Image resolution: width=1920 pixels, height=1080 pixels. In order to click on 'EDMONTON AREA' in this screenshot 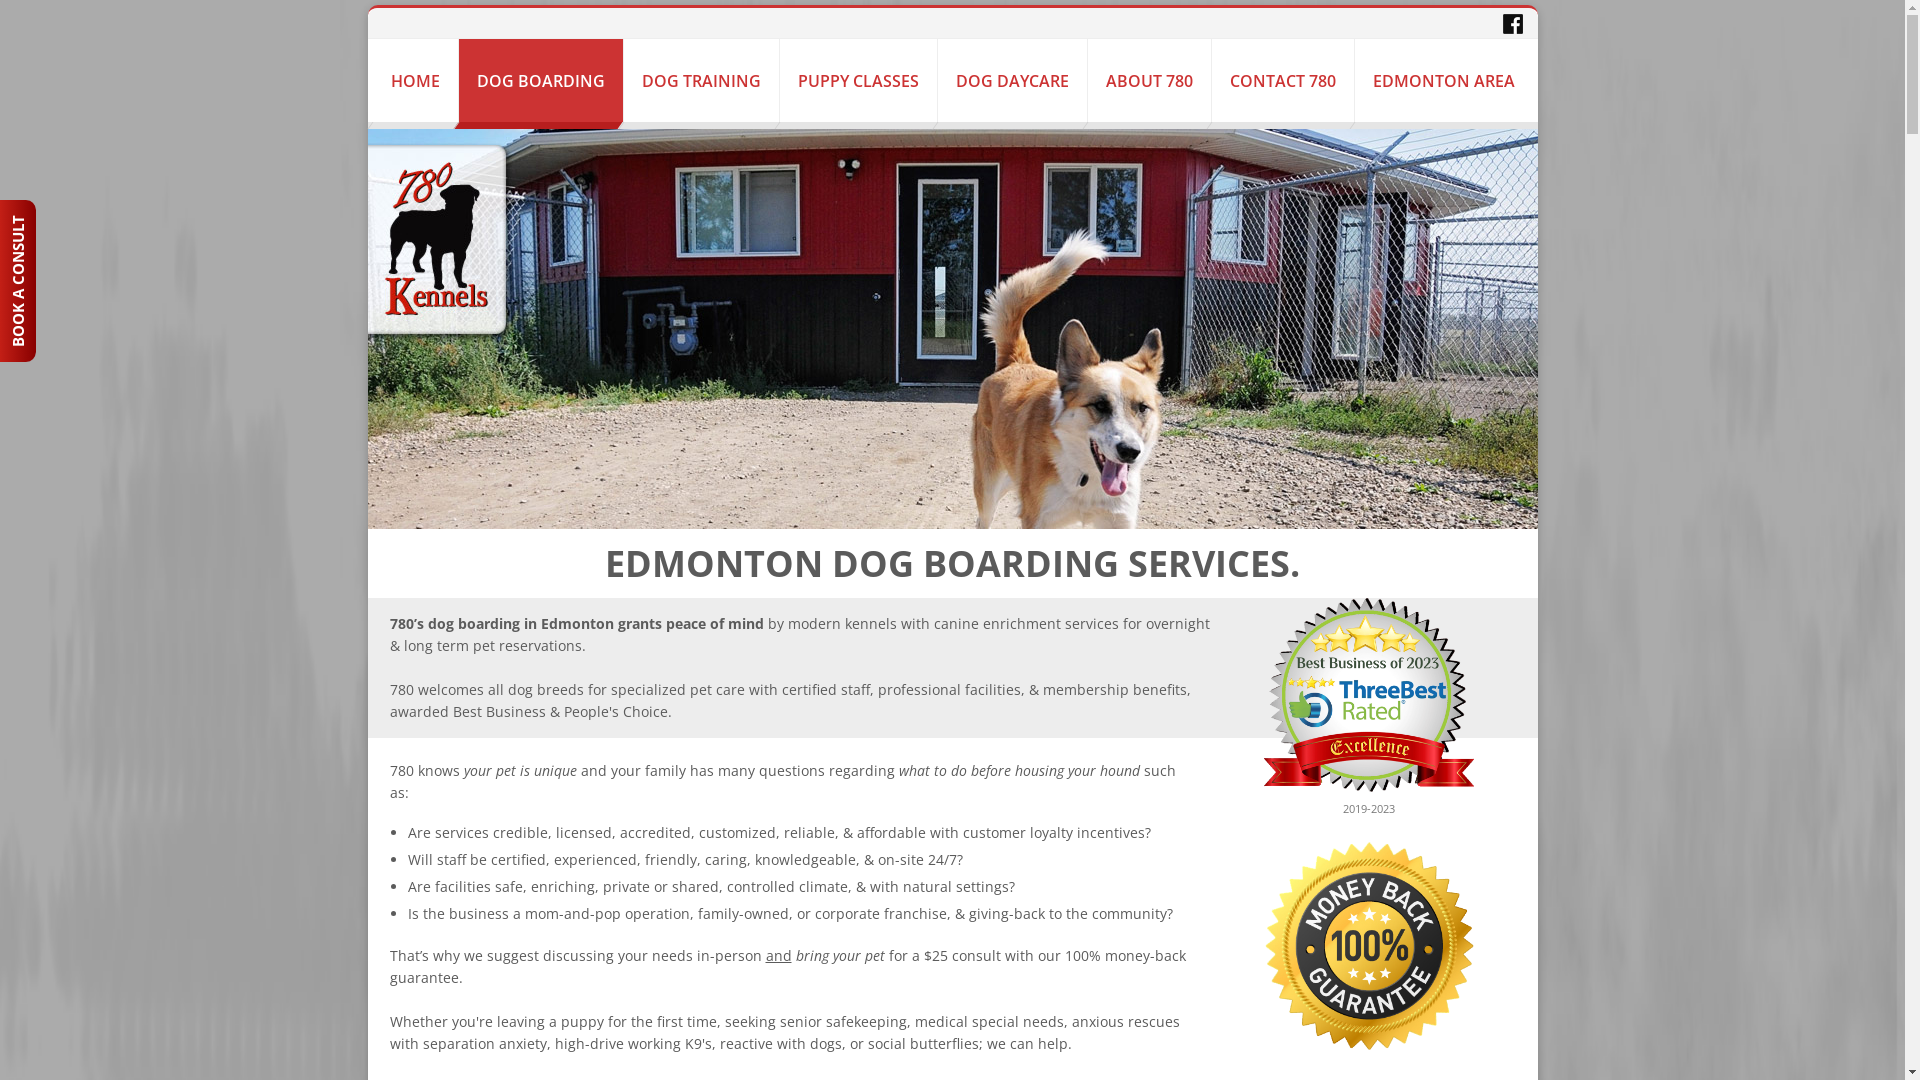, I will do `click(1443, 79)`.